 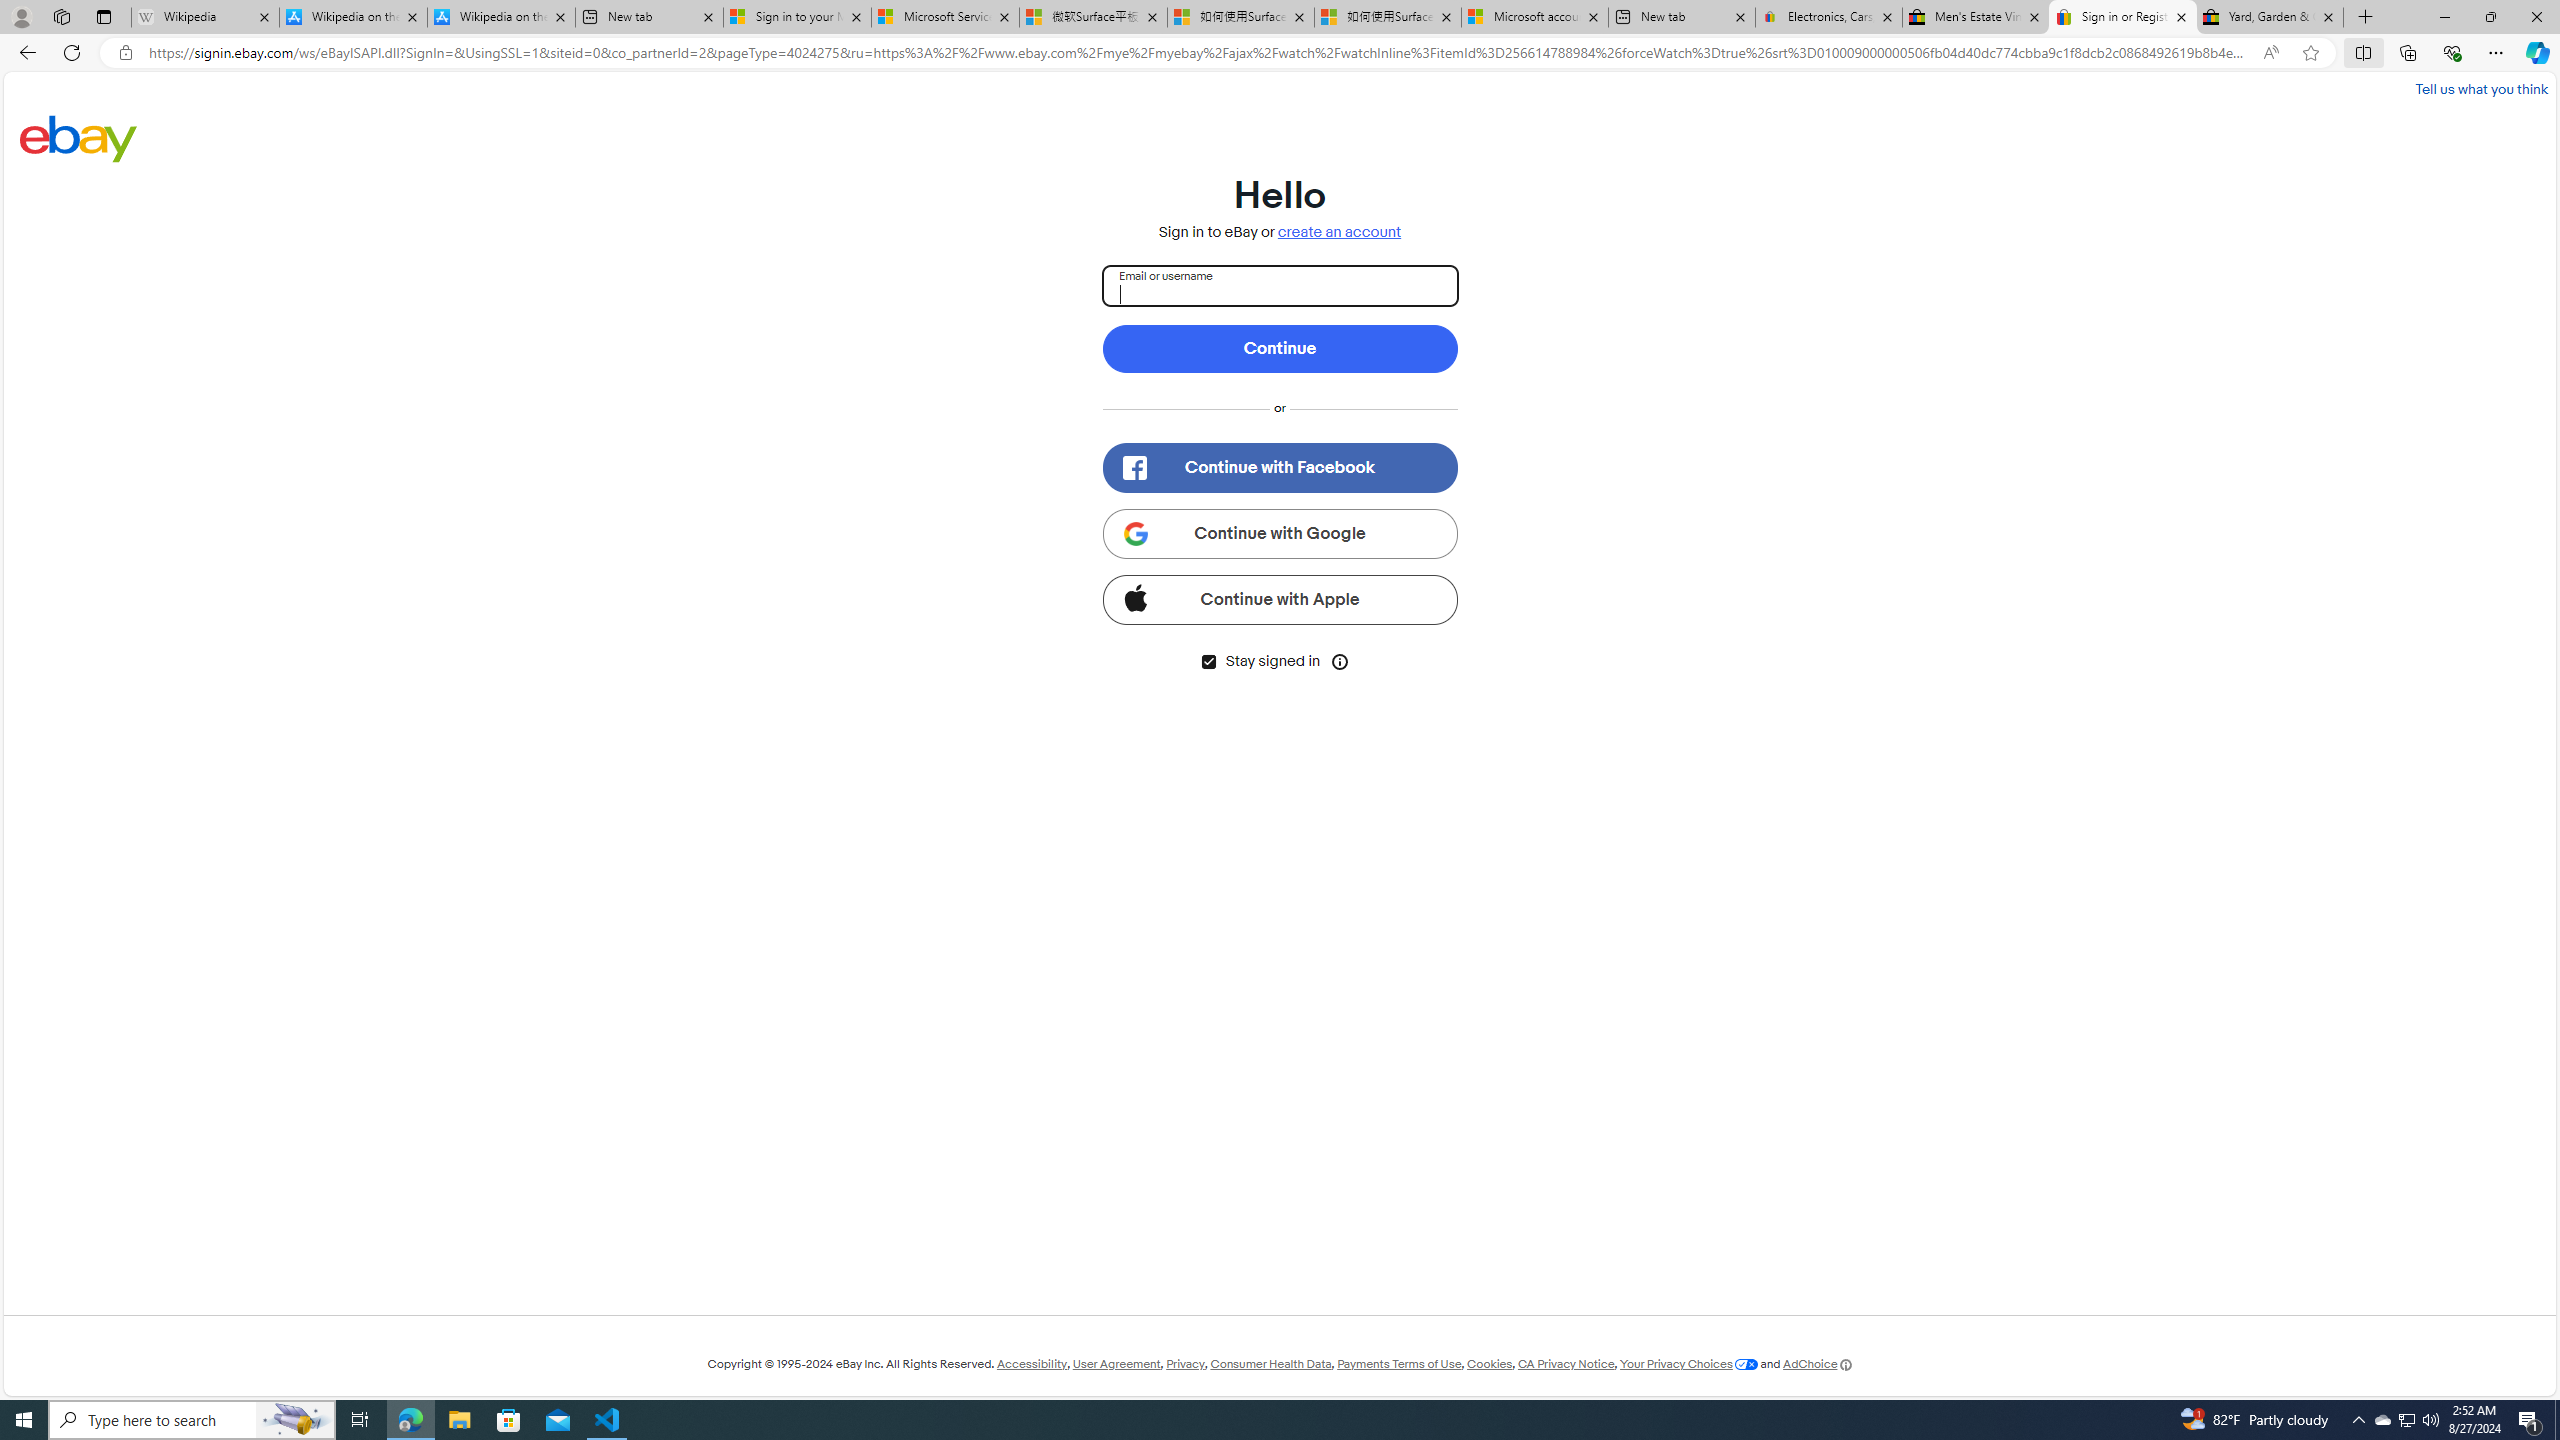 What do you see at coordinates (1280, 284) in the screenshot?
I see `'Email or username'` at bounding box center [1280, 284].